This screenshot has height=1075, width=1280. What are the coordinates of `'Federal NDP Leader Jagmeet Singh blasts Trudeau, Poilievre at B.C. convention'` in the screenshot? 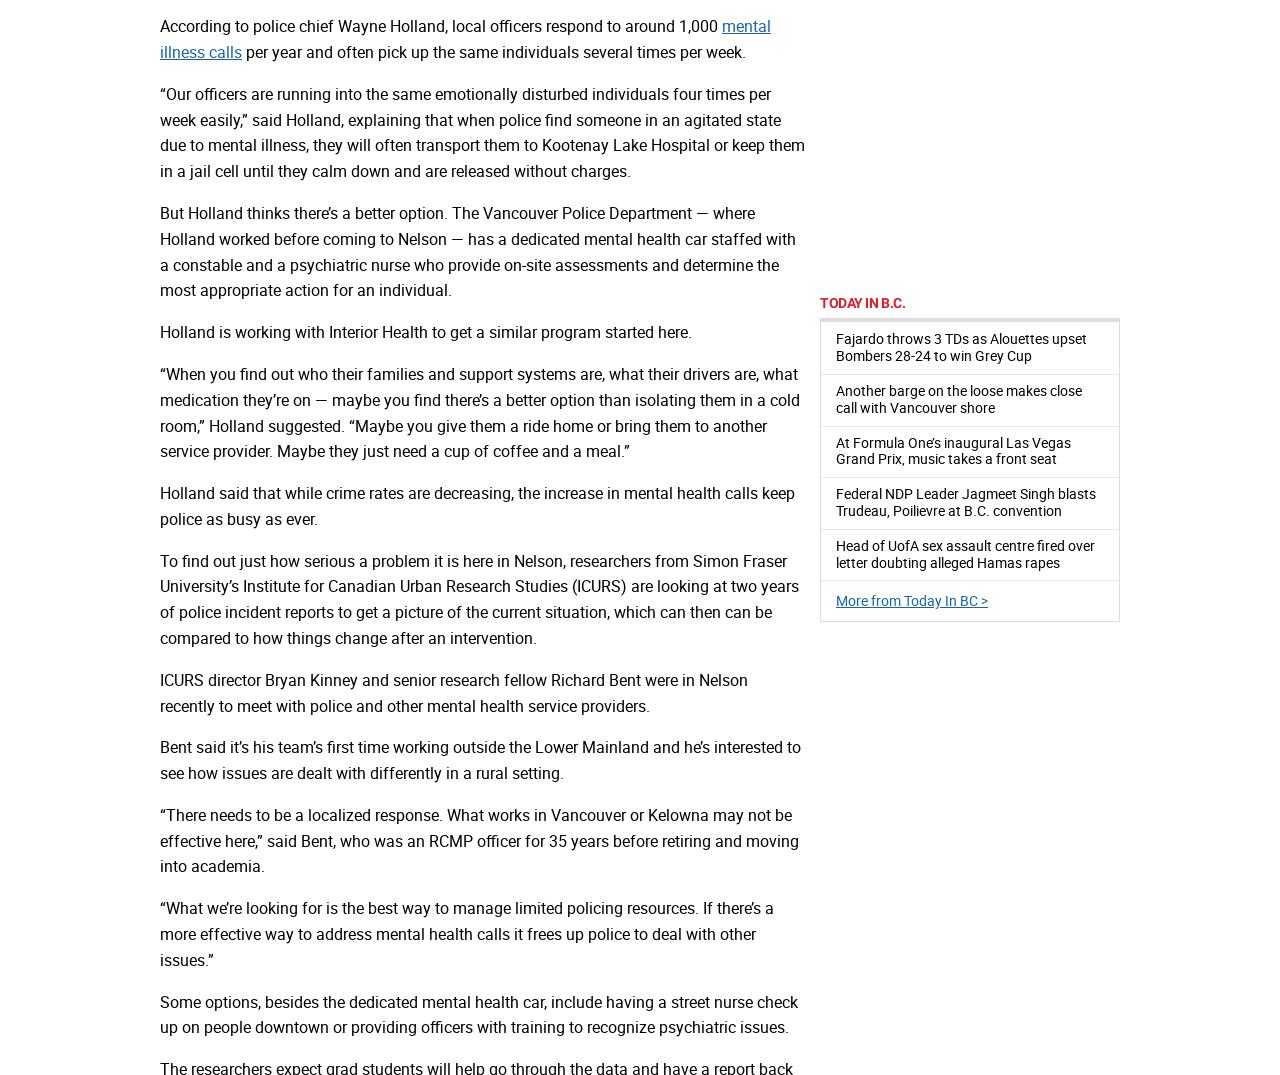 It's located at (966, 501).